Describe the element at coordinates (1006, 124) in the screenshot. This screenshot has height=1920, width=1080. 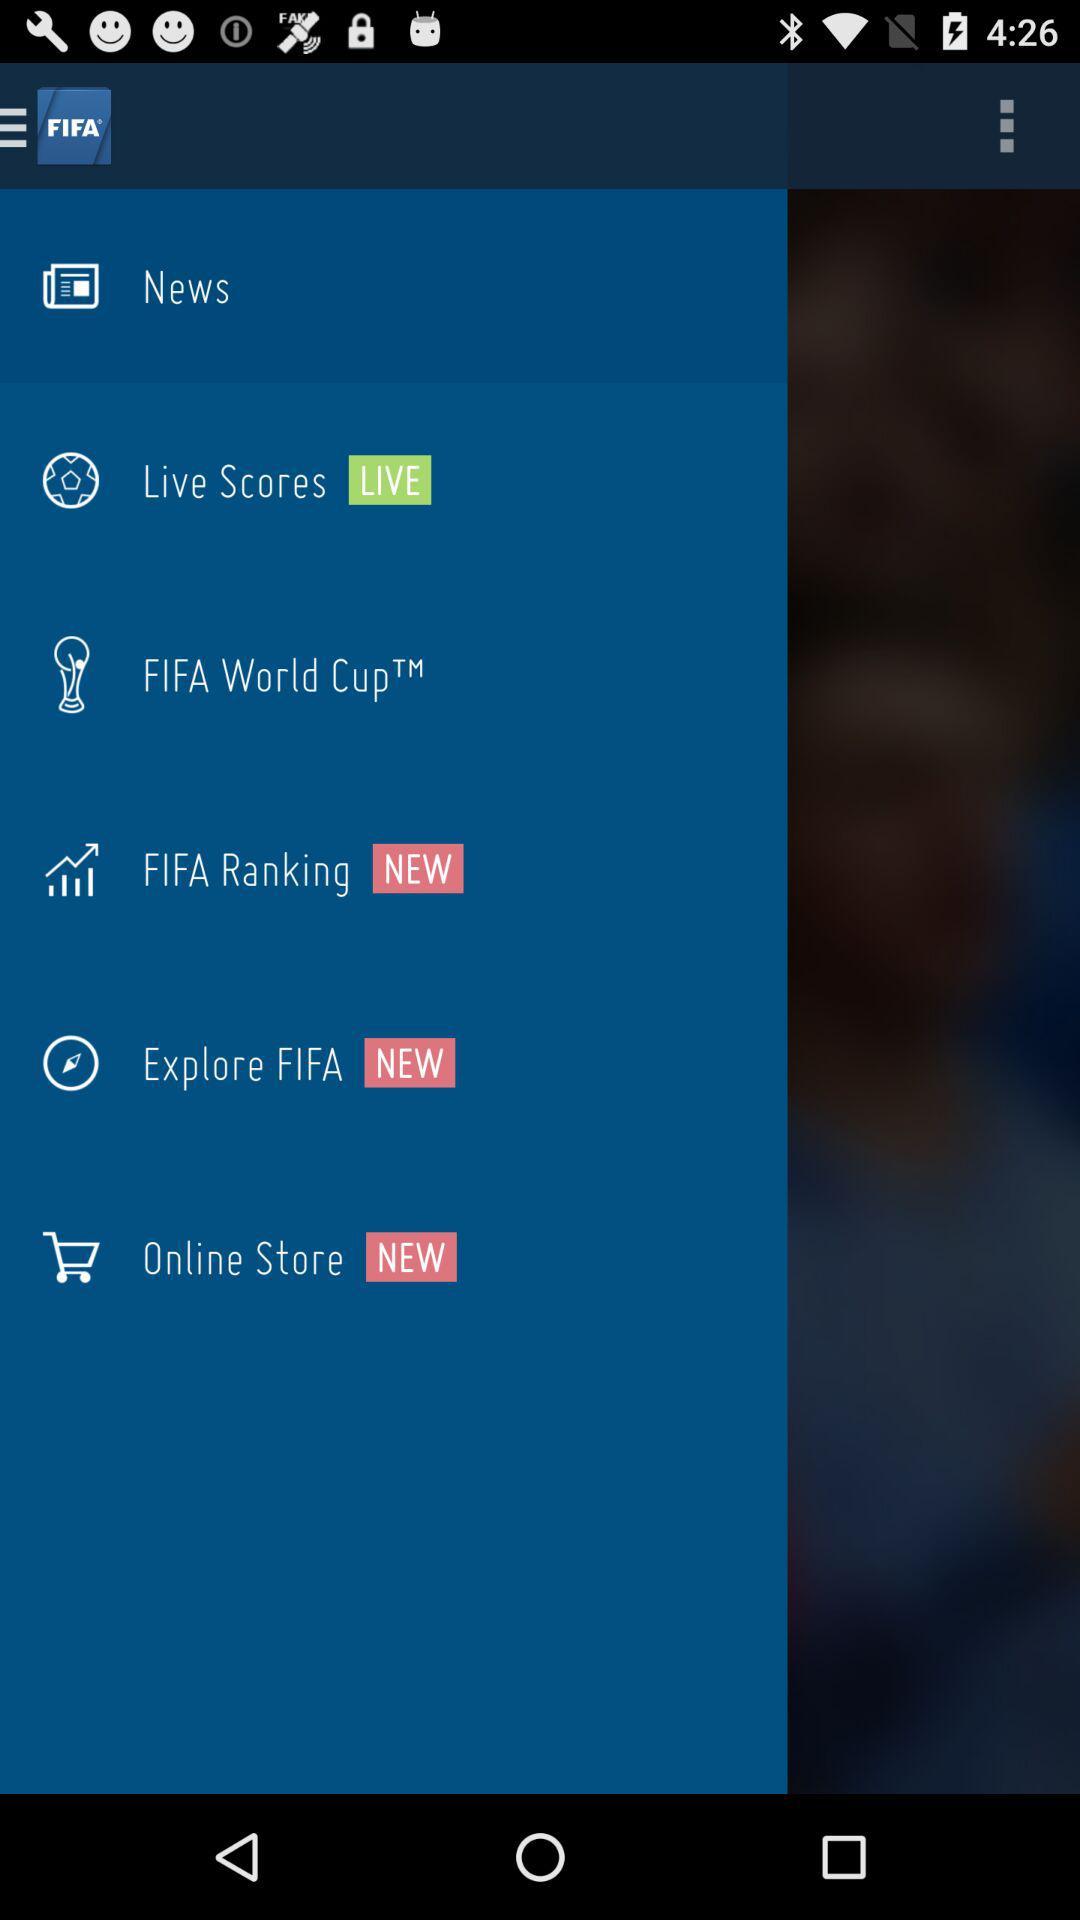
I see `icon at the top right corner` at that location.